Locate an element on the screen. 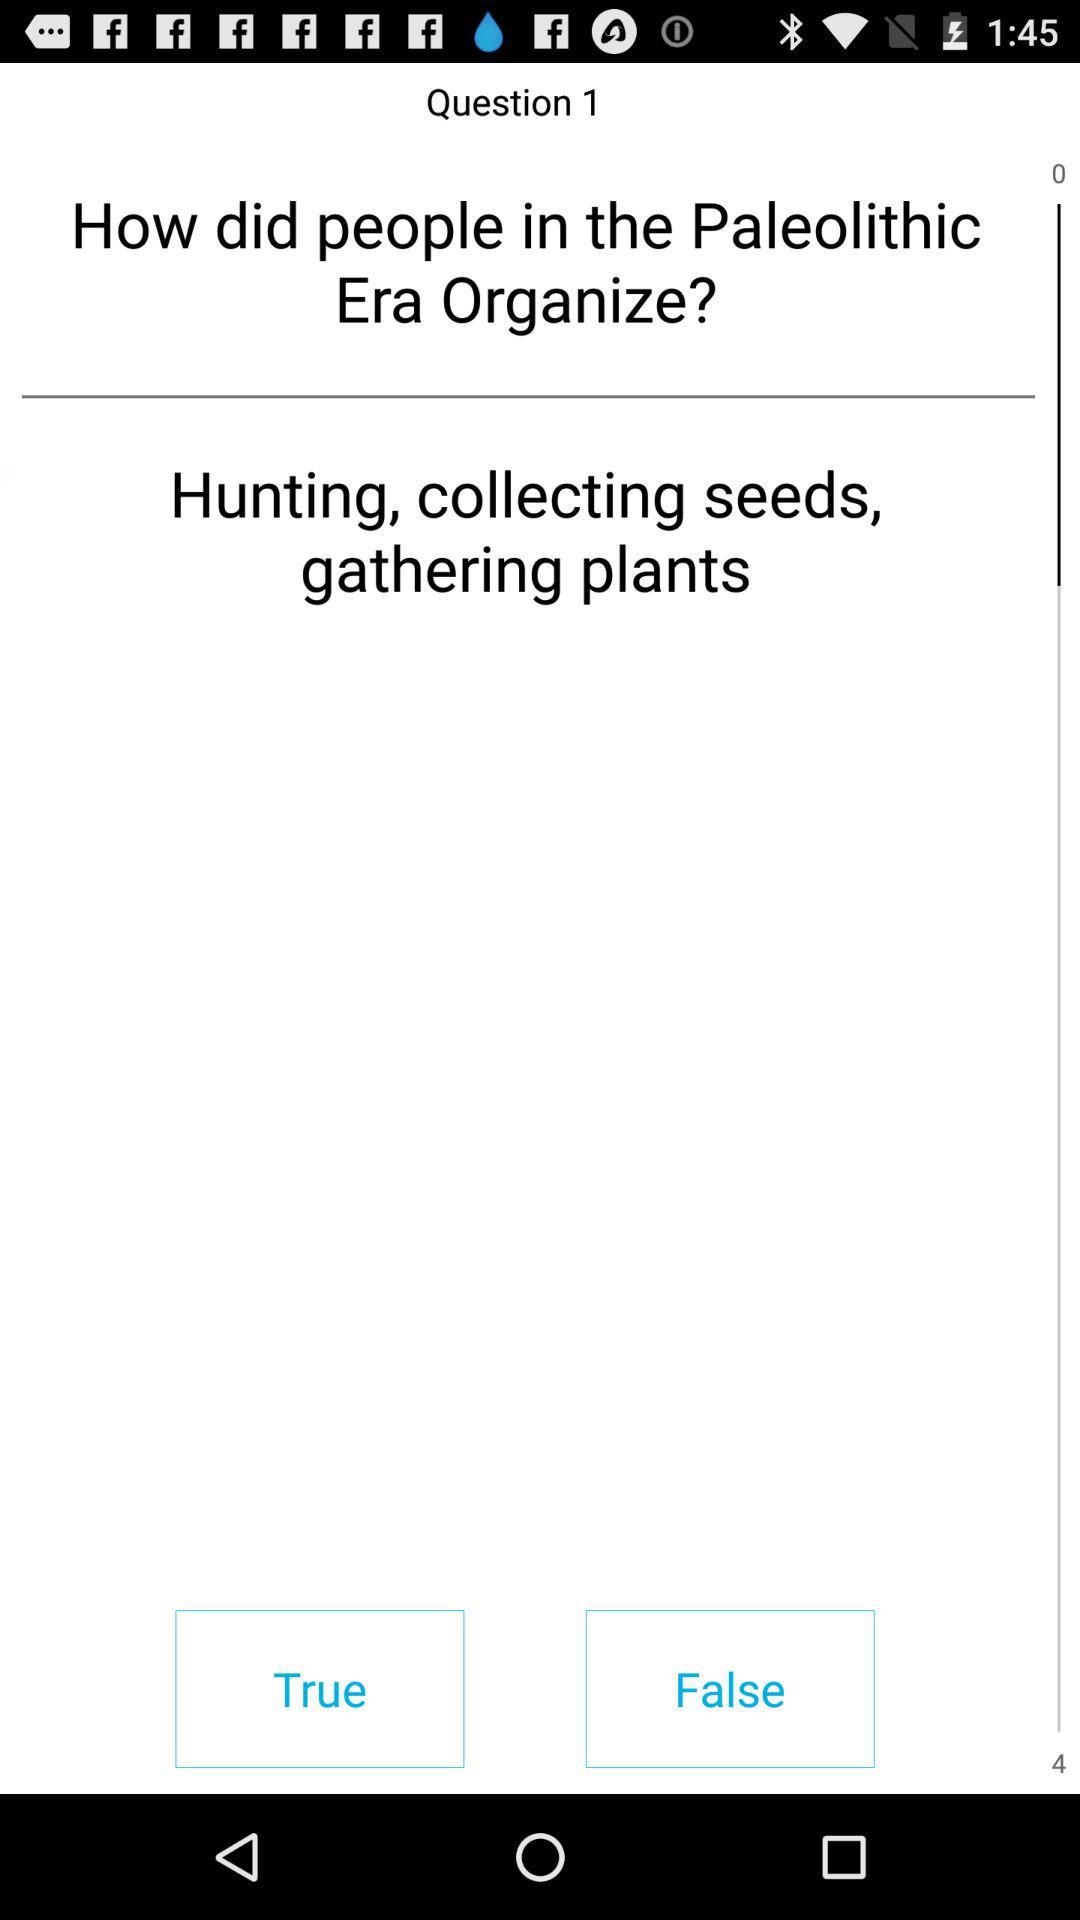 This screenshot has height=1920, width=1080. the false is located at coordinates (730, 1688).